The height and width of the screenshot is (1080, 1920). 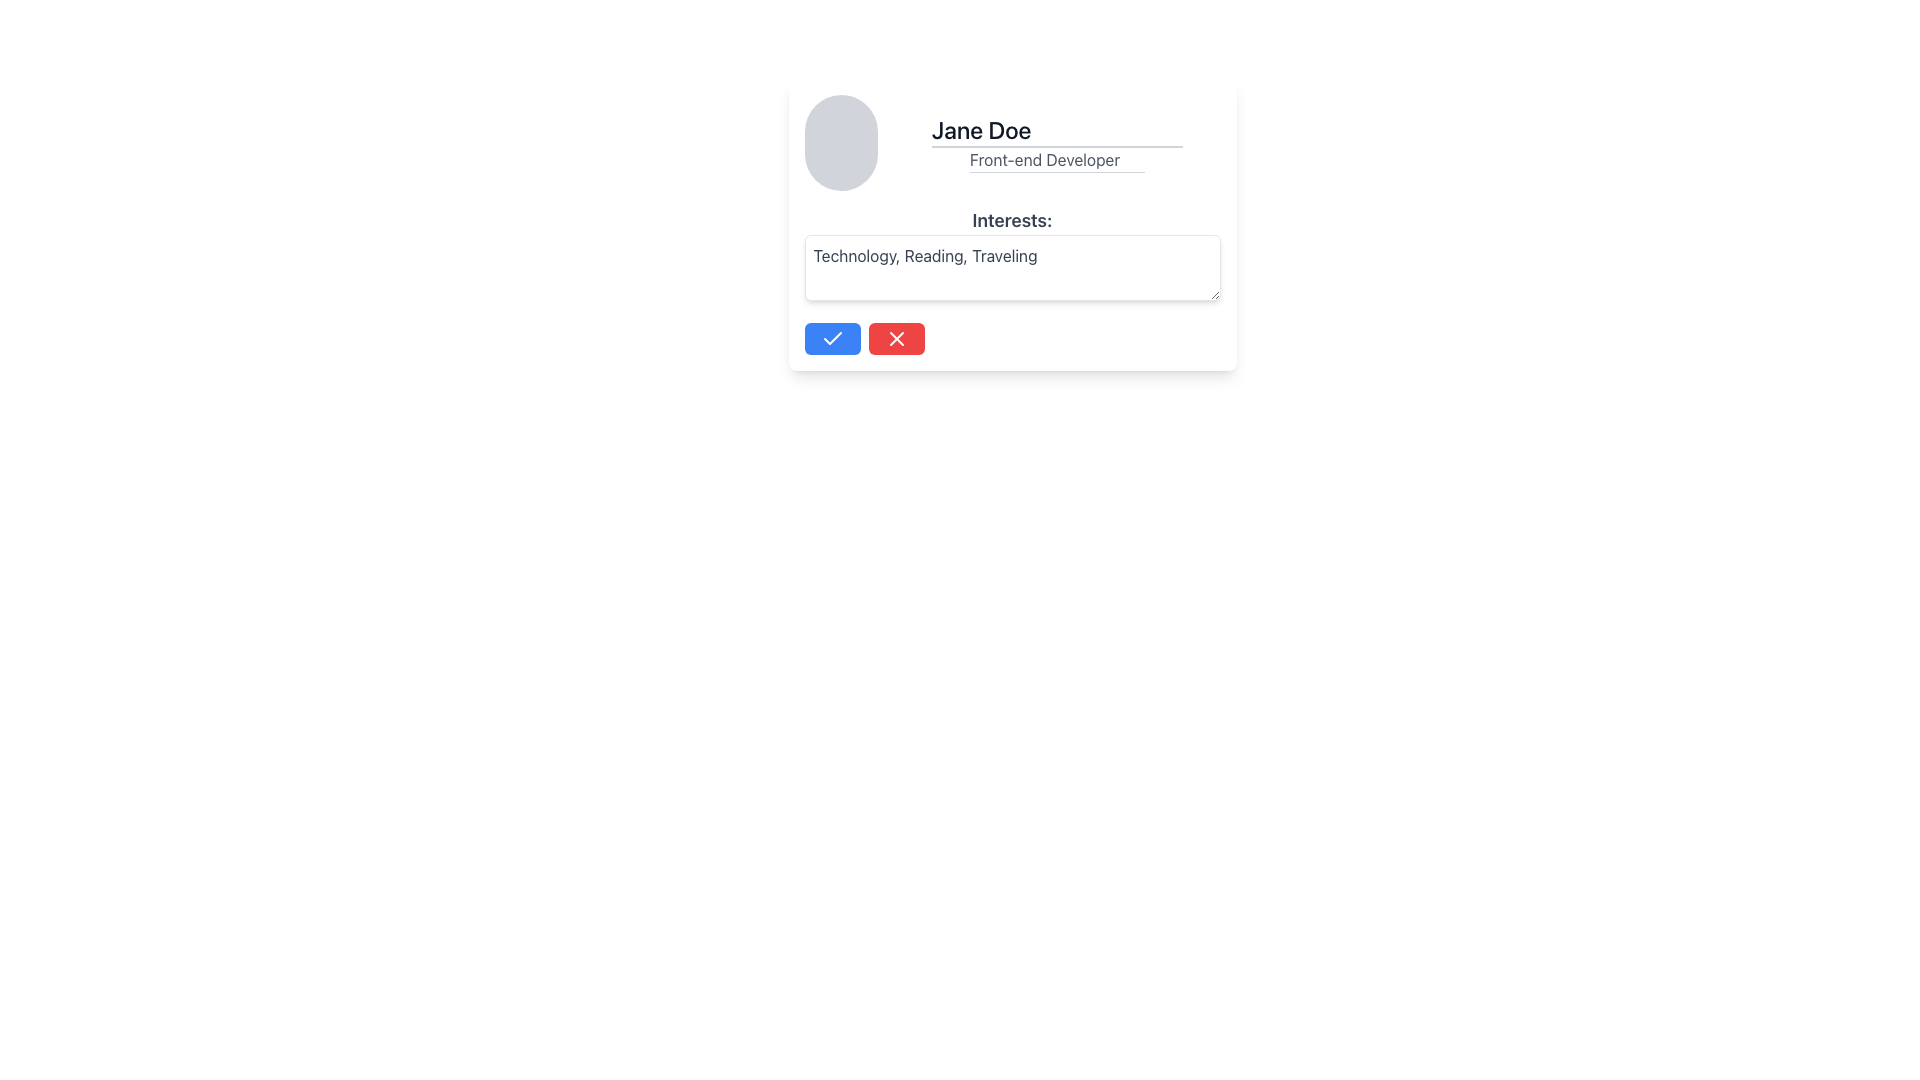 What do you see at coordinates (1012, 256) in the screenshot?
I see `the input field labeled 'Interests:' which contains the text 'Technology, Reading, Traveling' for a visual cue` at bounding box center [1012, 256].